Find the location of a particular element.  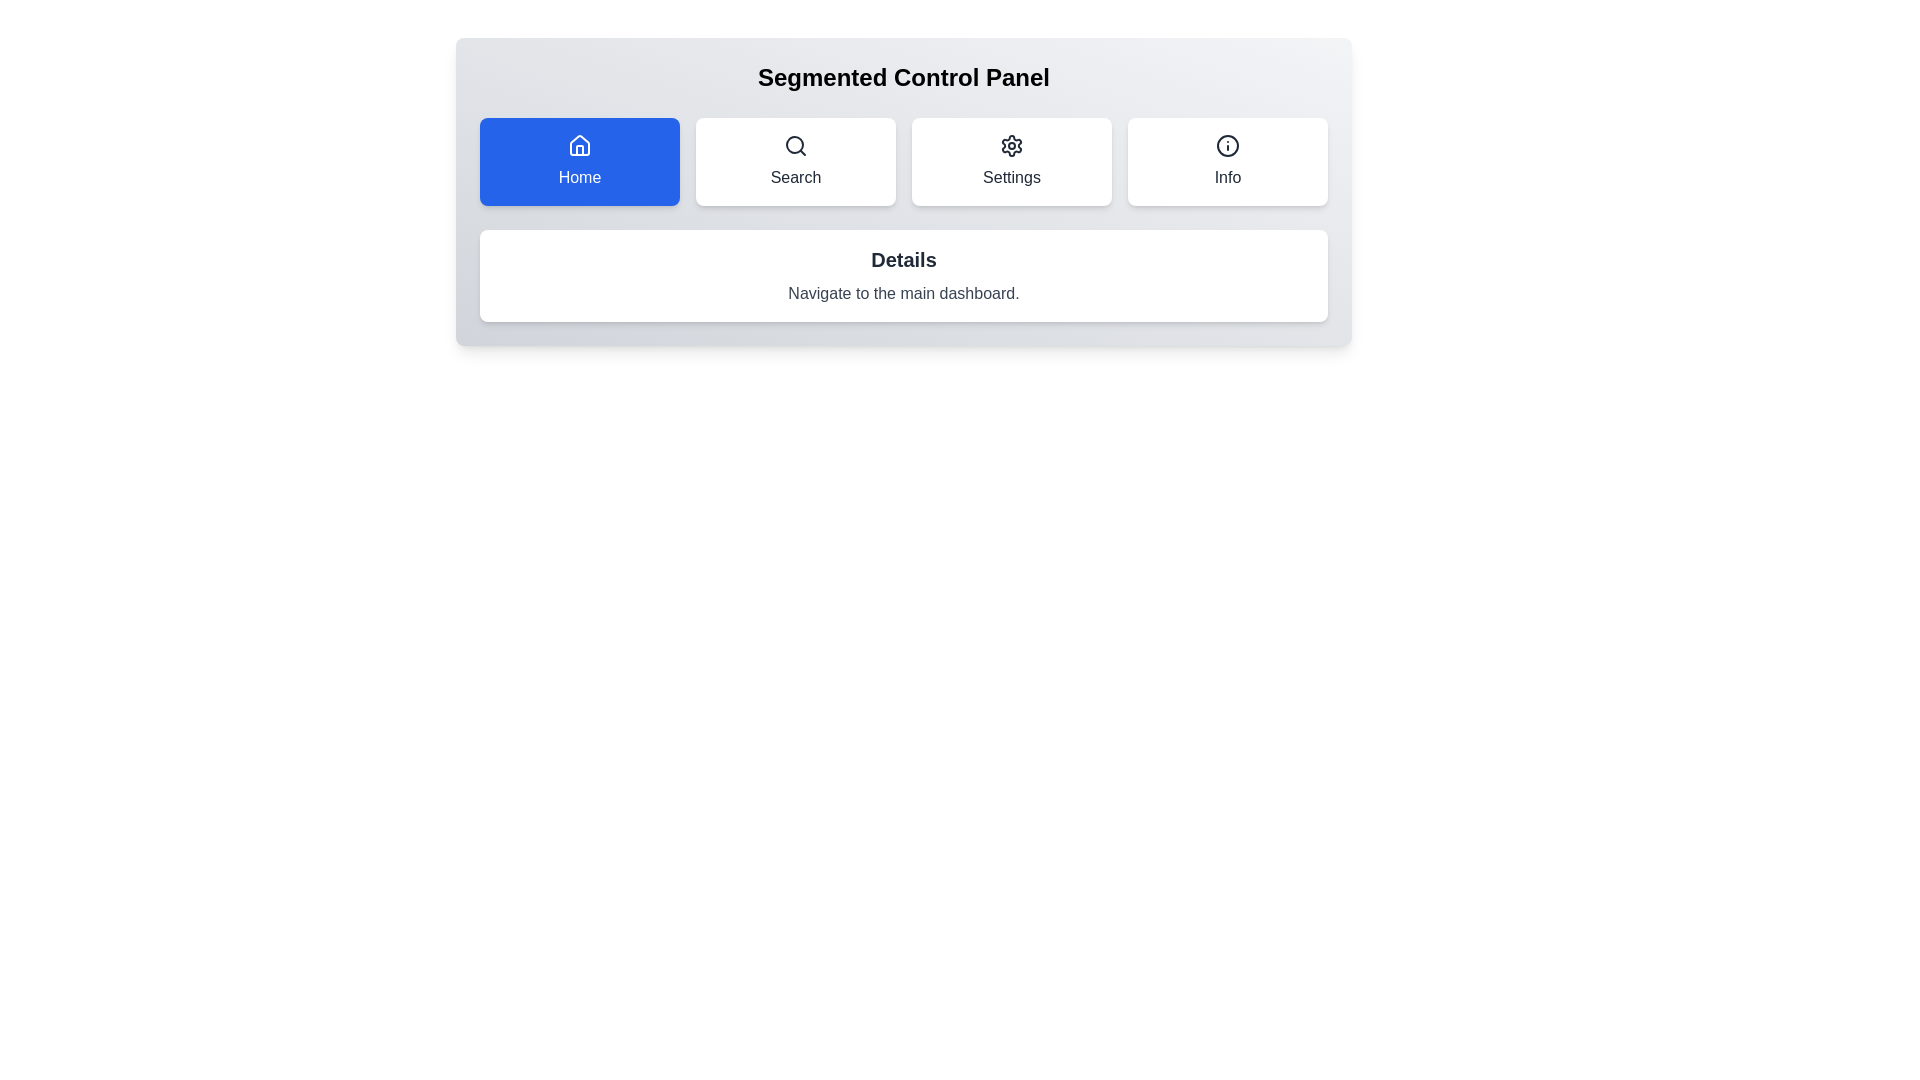

the 'Search' button, which is the second button in the horizontal grid layout, displaying a magnifying glass icon and the text 'Search' is located at coordinates (795, 161).